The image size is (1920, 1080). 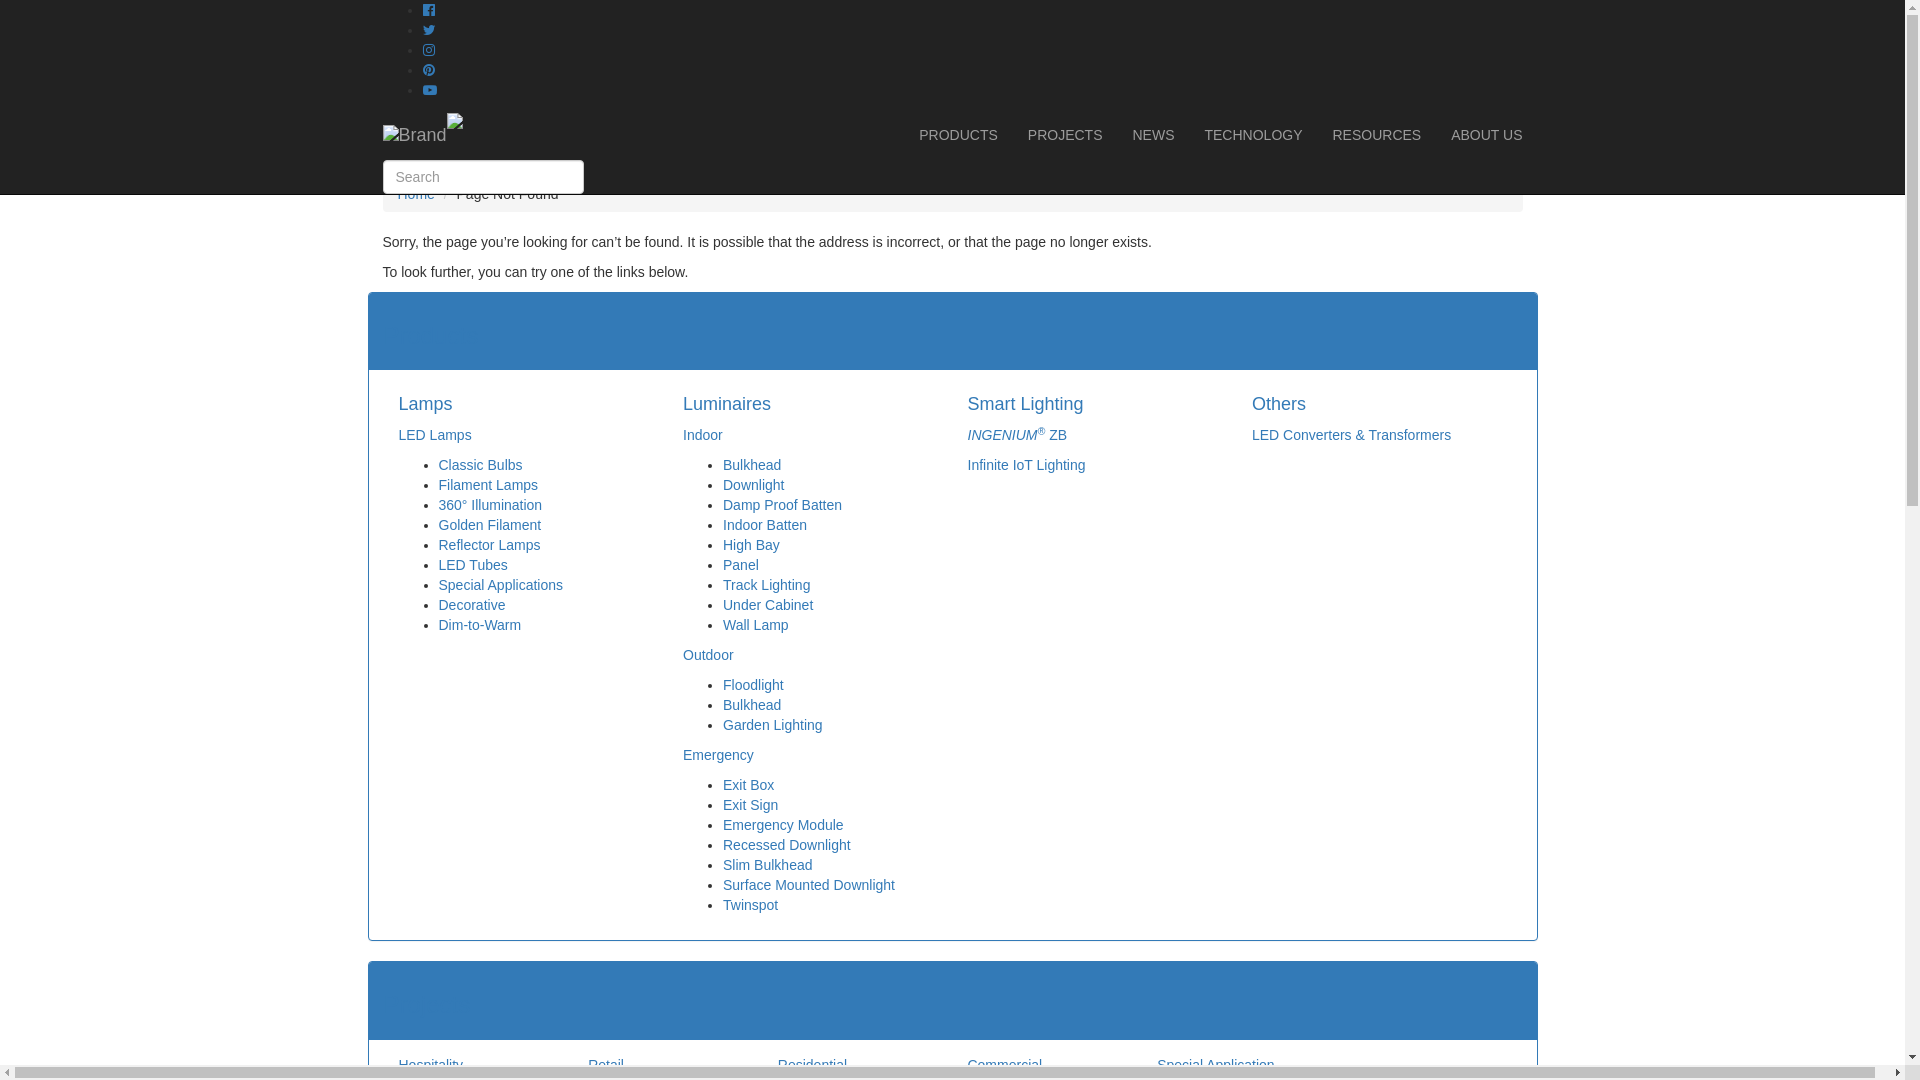 What do you see at coordinates (722, 804) in the screenshot?
I see `'Exit Sign'` at bounding box center [722, 804].